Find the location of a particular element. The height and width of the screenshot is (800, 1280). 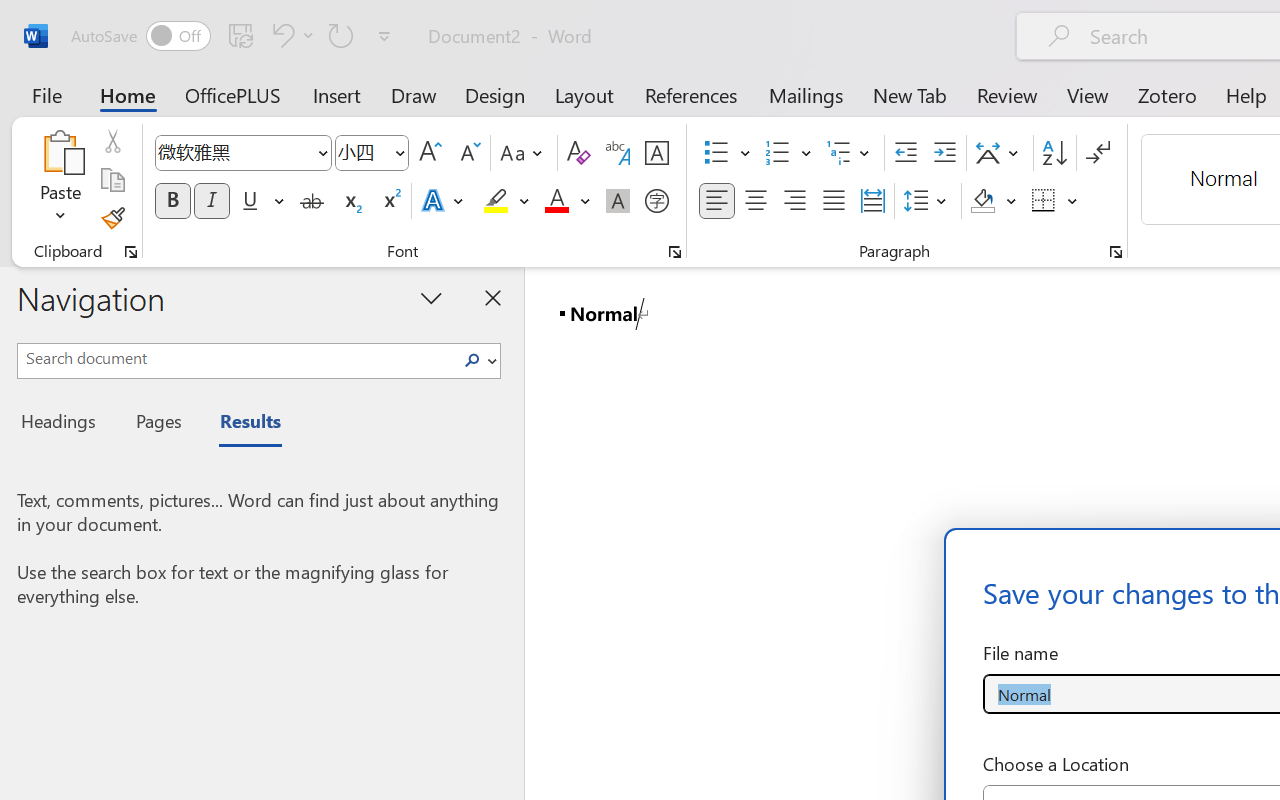

'Font Size' is located at coordinates (372, 153).